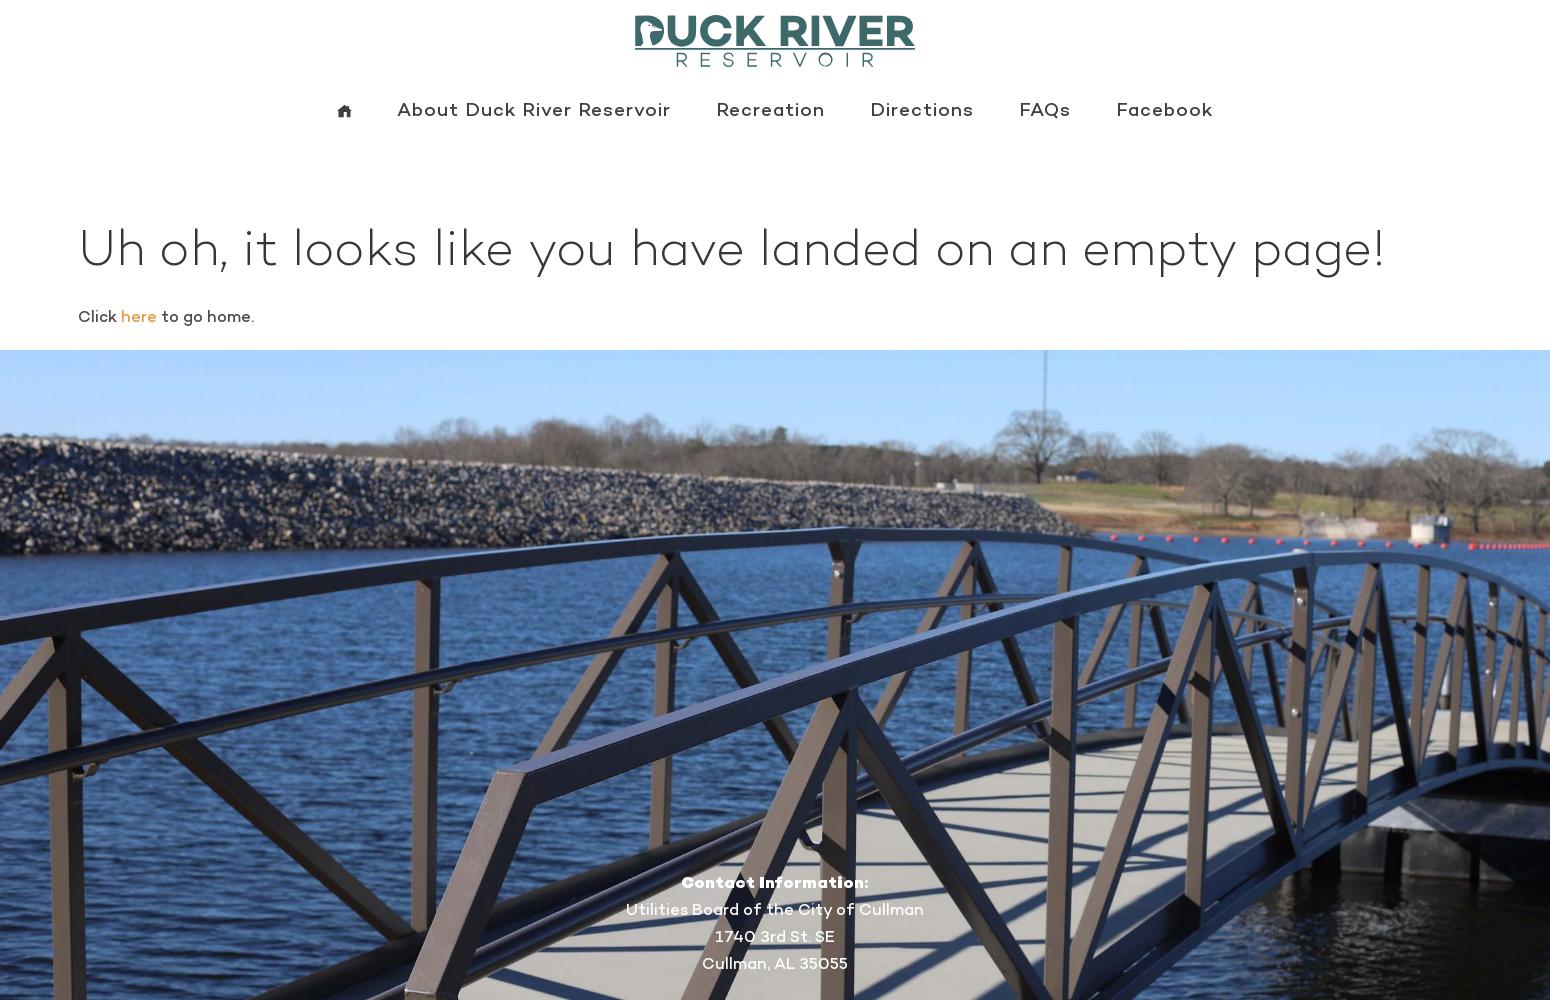 The image size is (1550, 1000). What do you see at coordinates (775, 908) in the screenshot?
I see `'Utilities Board of the City of Cullman'` at bounding box center [775, 908].